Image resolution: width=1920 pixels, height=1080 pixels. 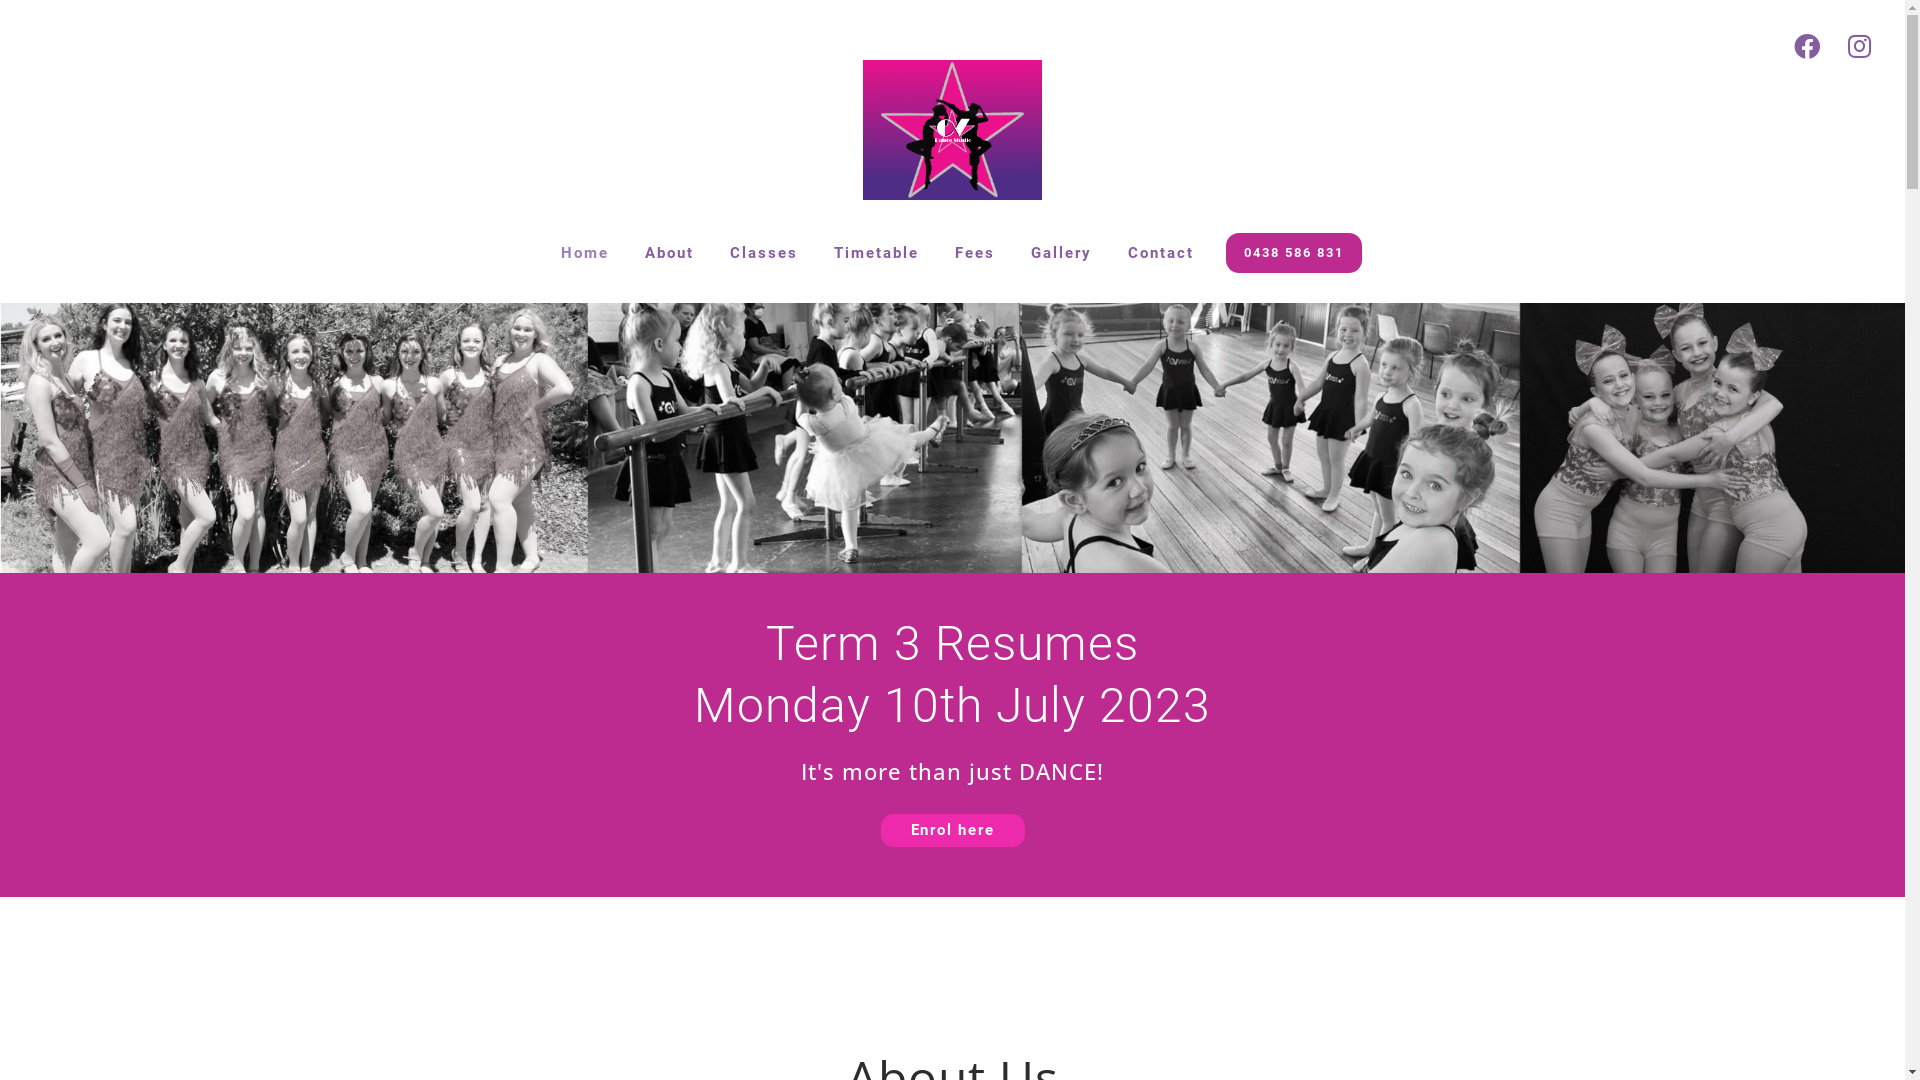 What do you see at coordinates (762, 252) in the screenshot?
I see `'Classes'` at bounding box center [762, 252].